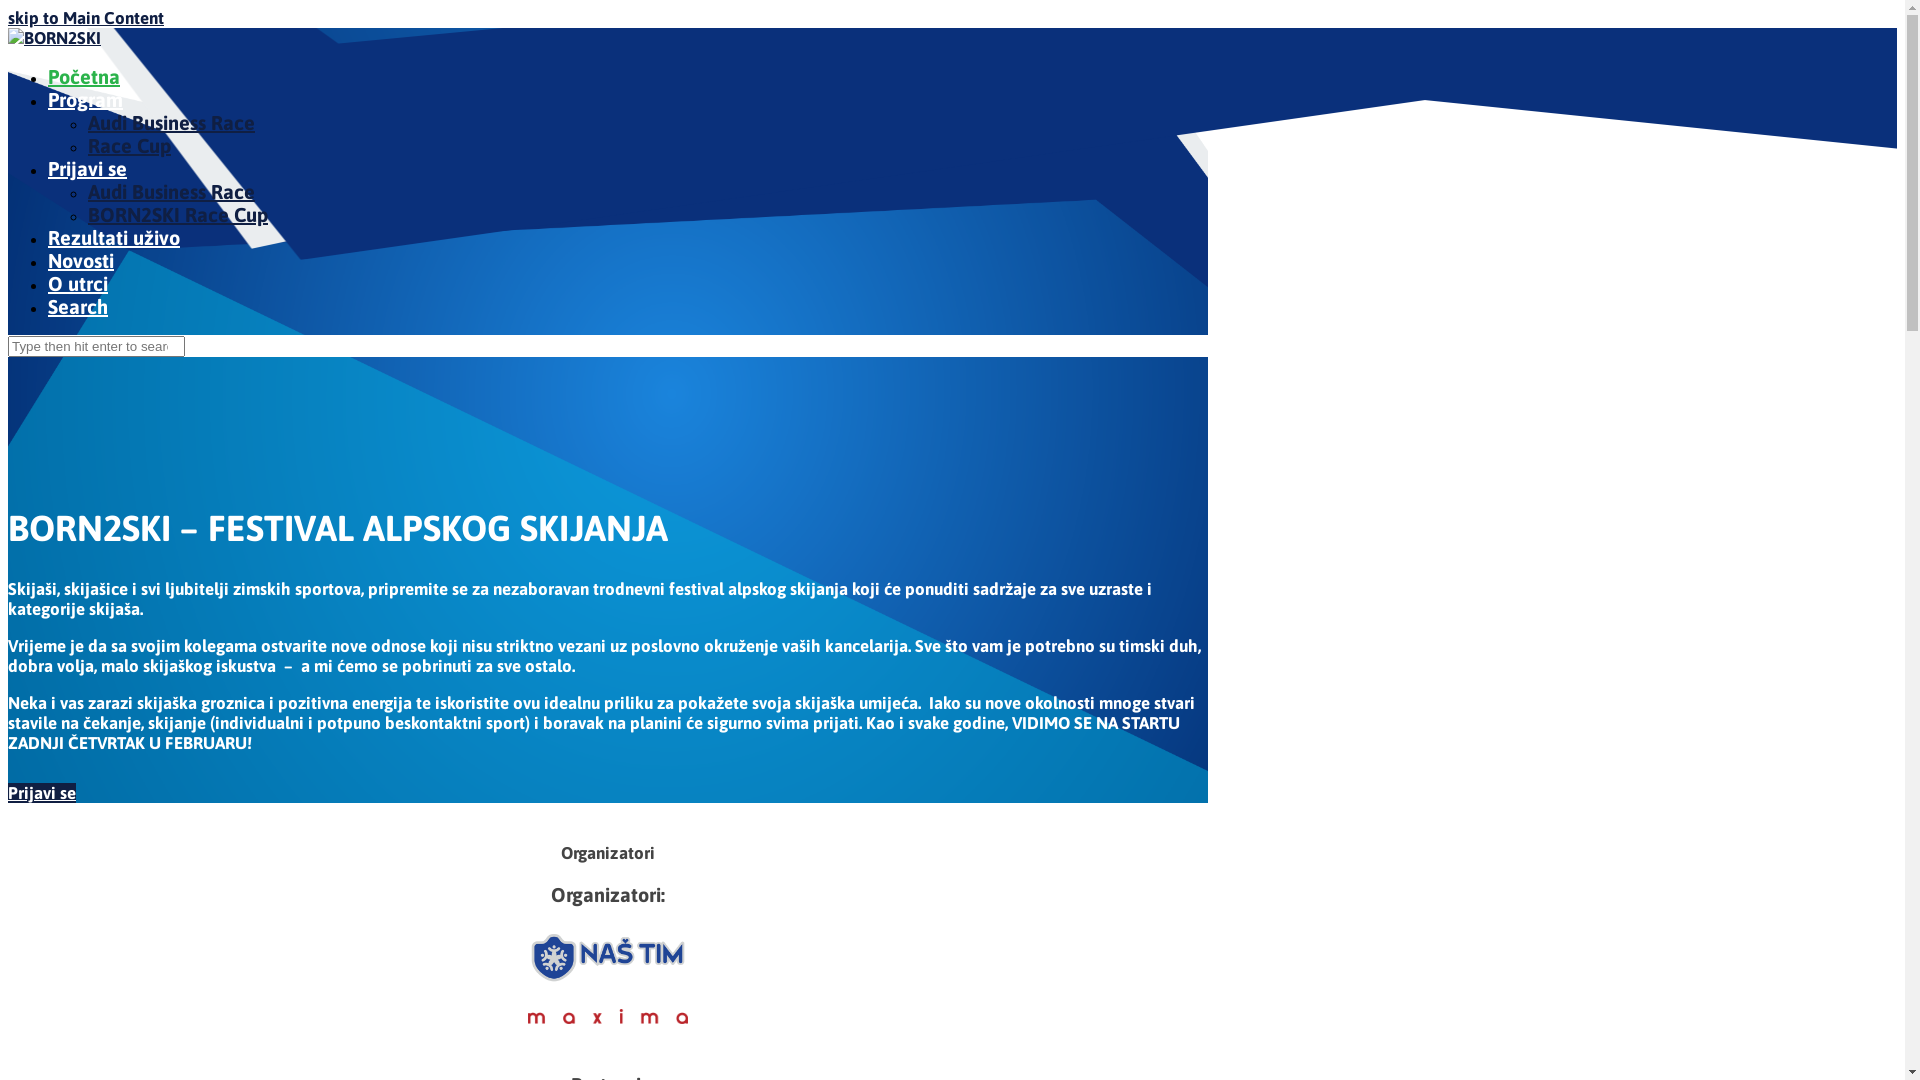  I want to click on 'Search', so click(48, 306).